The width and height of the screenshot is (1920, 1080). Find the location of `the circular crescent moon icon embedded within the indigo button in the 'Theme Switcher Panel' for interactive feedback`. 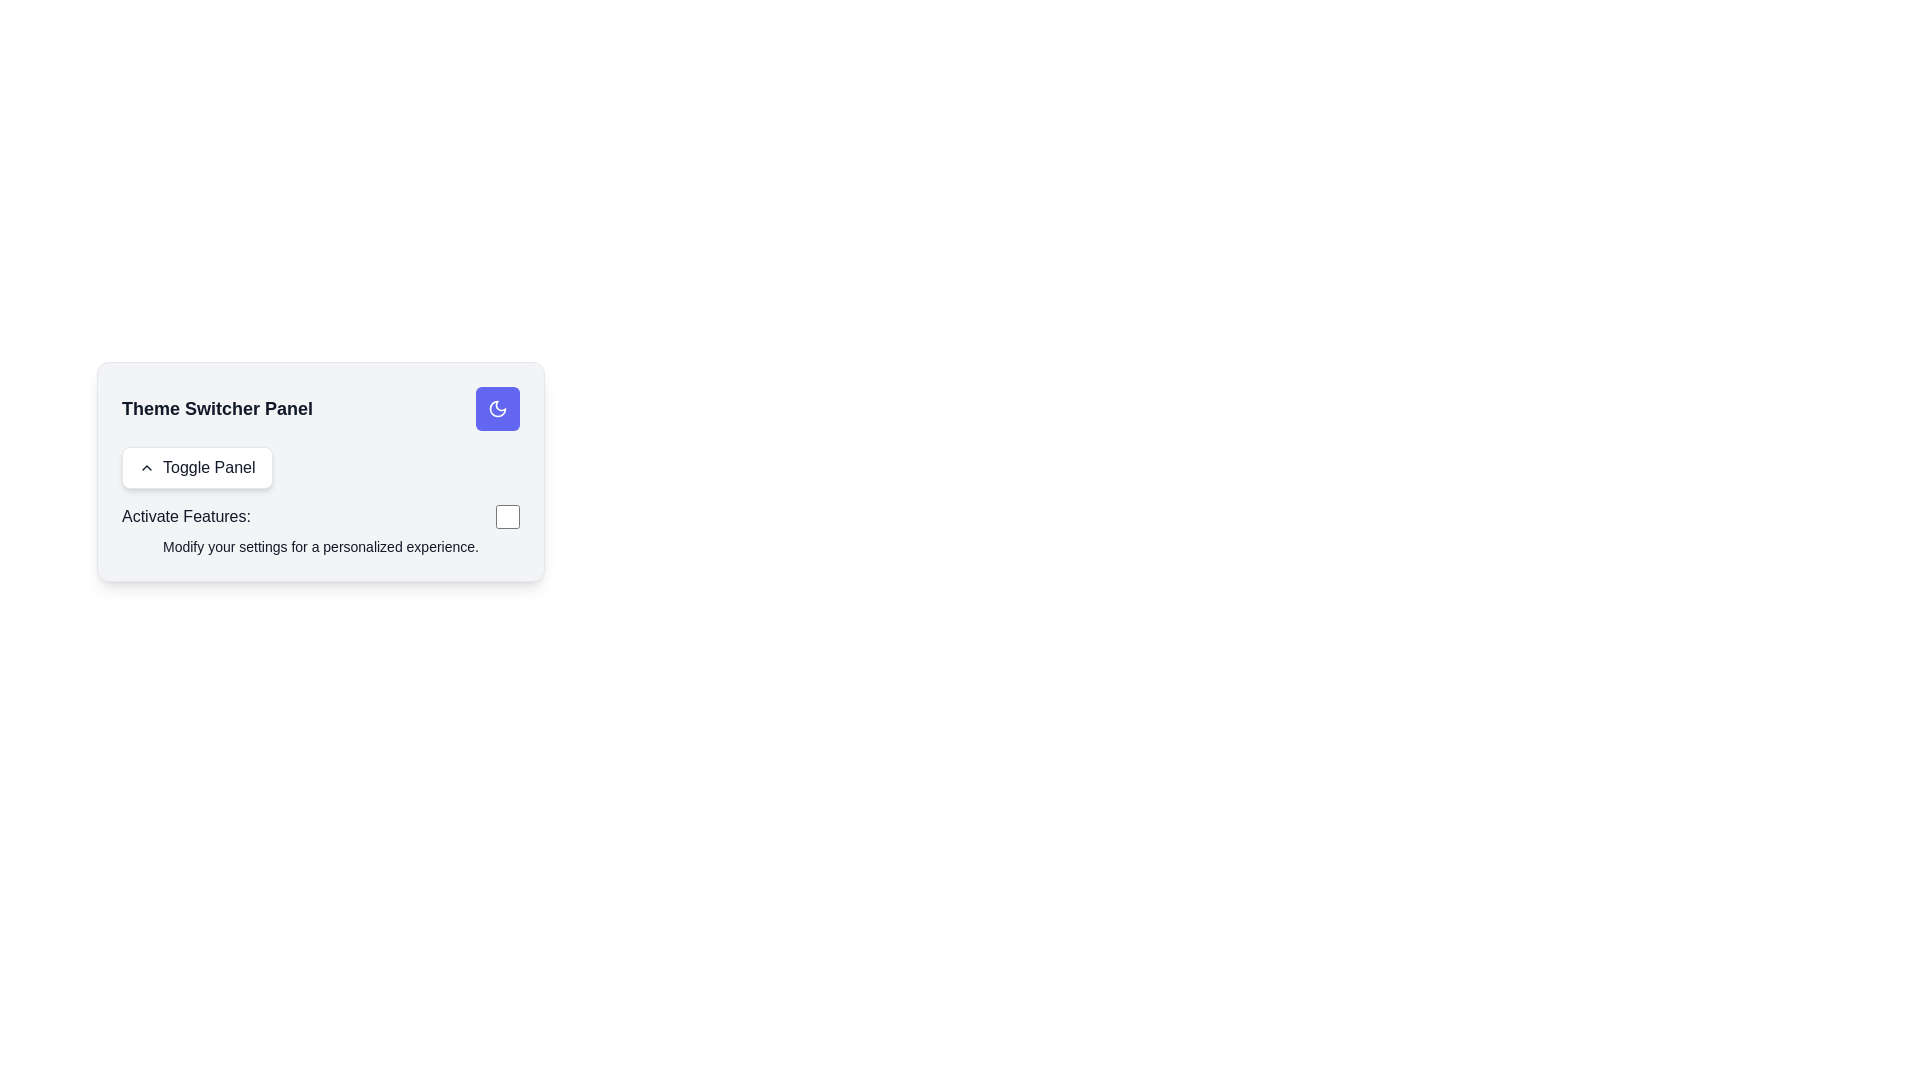

the circular crescent moon icon embedded within the indigo button in the 'Theme Switcher Panel' for interactive feedback is located at coordinates (498, 407).